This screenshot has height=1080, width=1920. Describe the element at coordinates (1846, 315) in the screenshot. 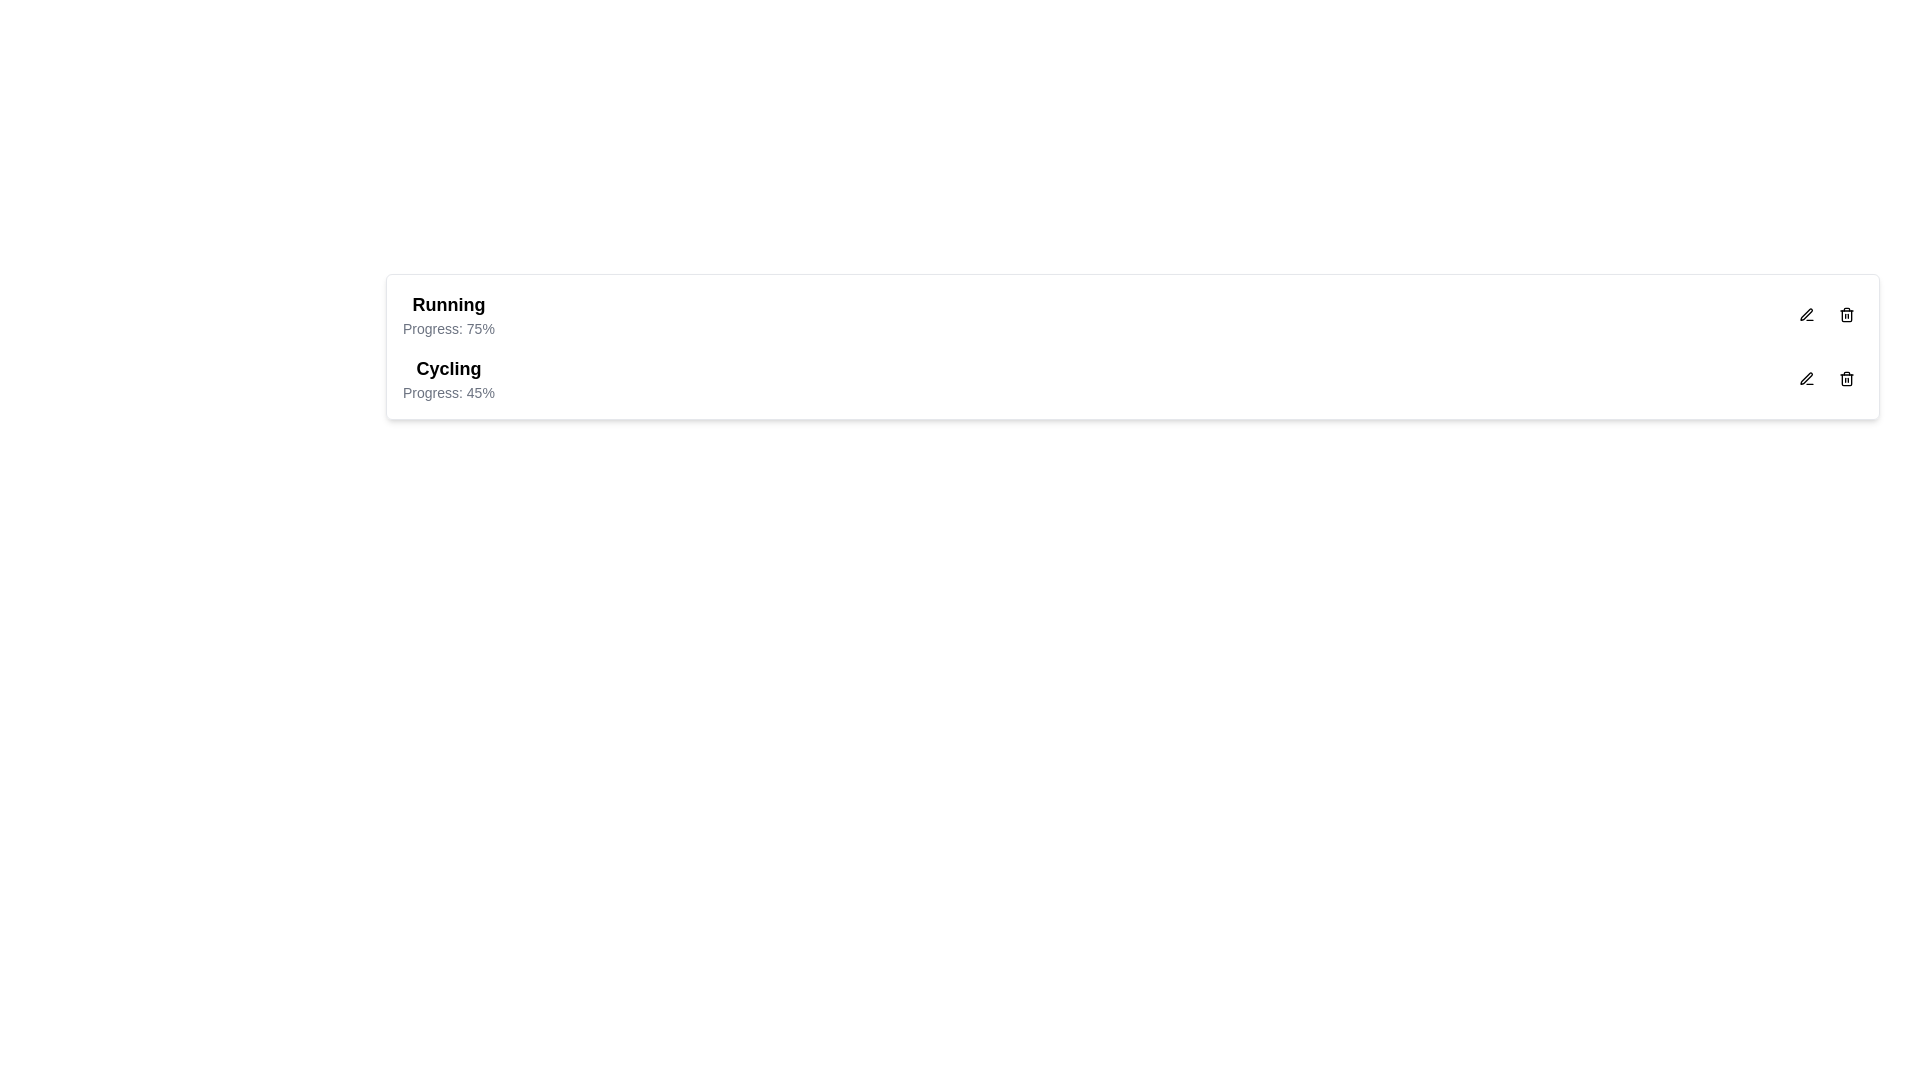

I see `the delete icon button located at the far-right side of the lower task entry labeled 'Cycling'` at that location.